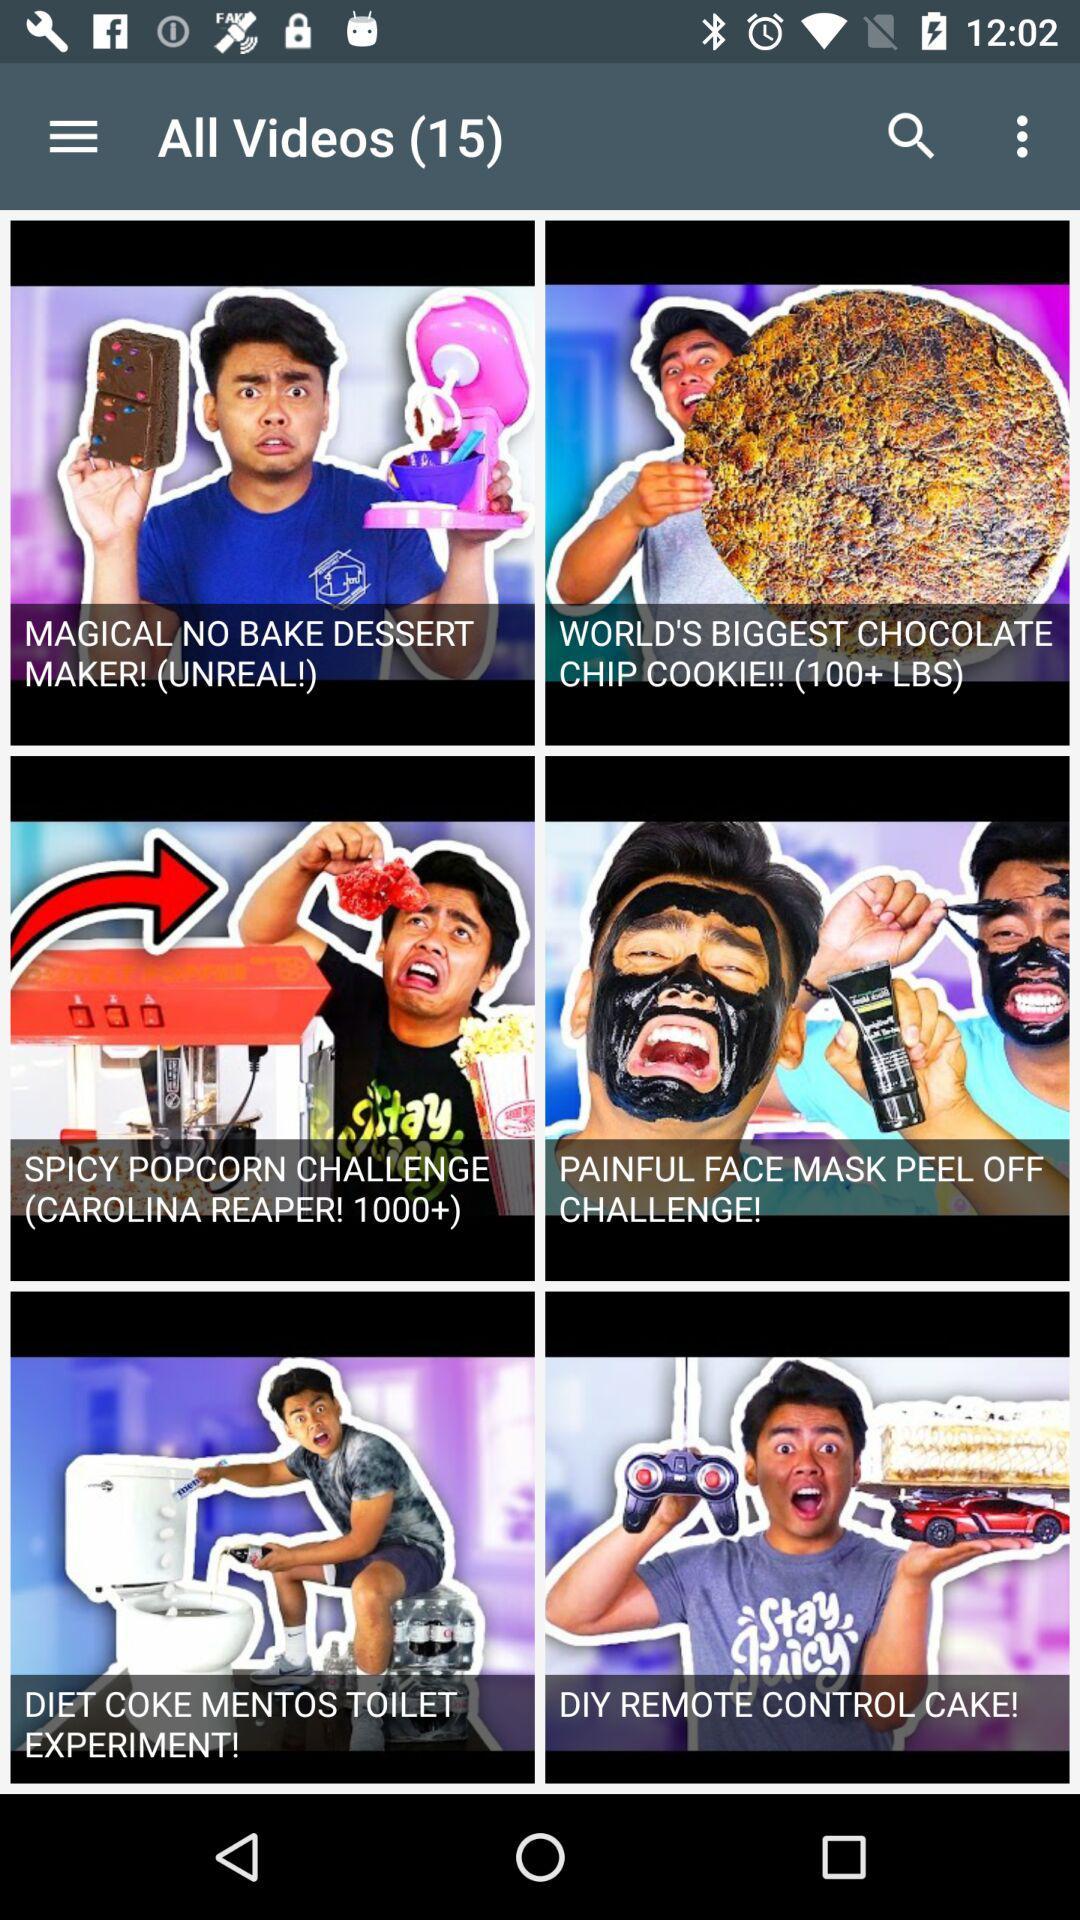  What do you see at coordinates (273, 1541) in the screenshot?
I see `the last image at bottom left` at bounding box center [273, 1541].